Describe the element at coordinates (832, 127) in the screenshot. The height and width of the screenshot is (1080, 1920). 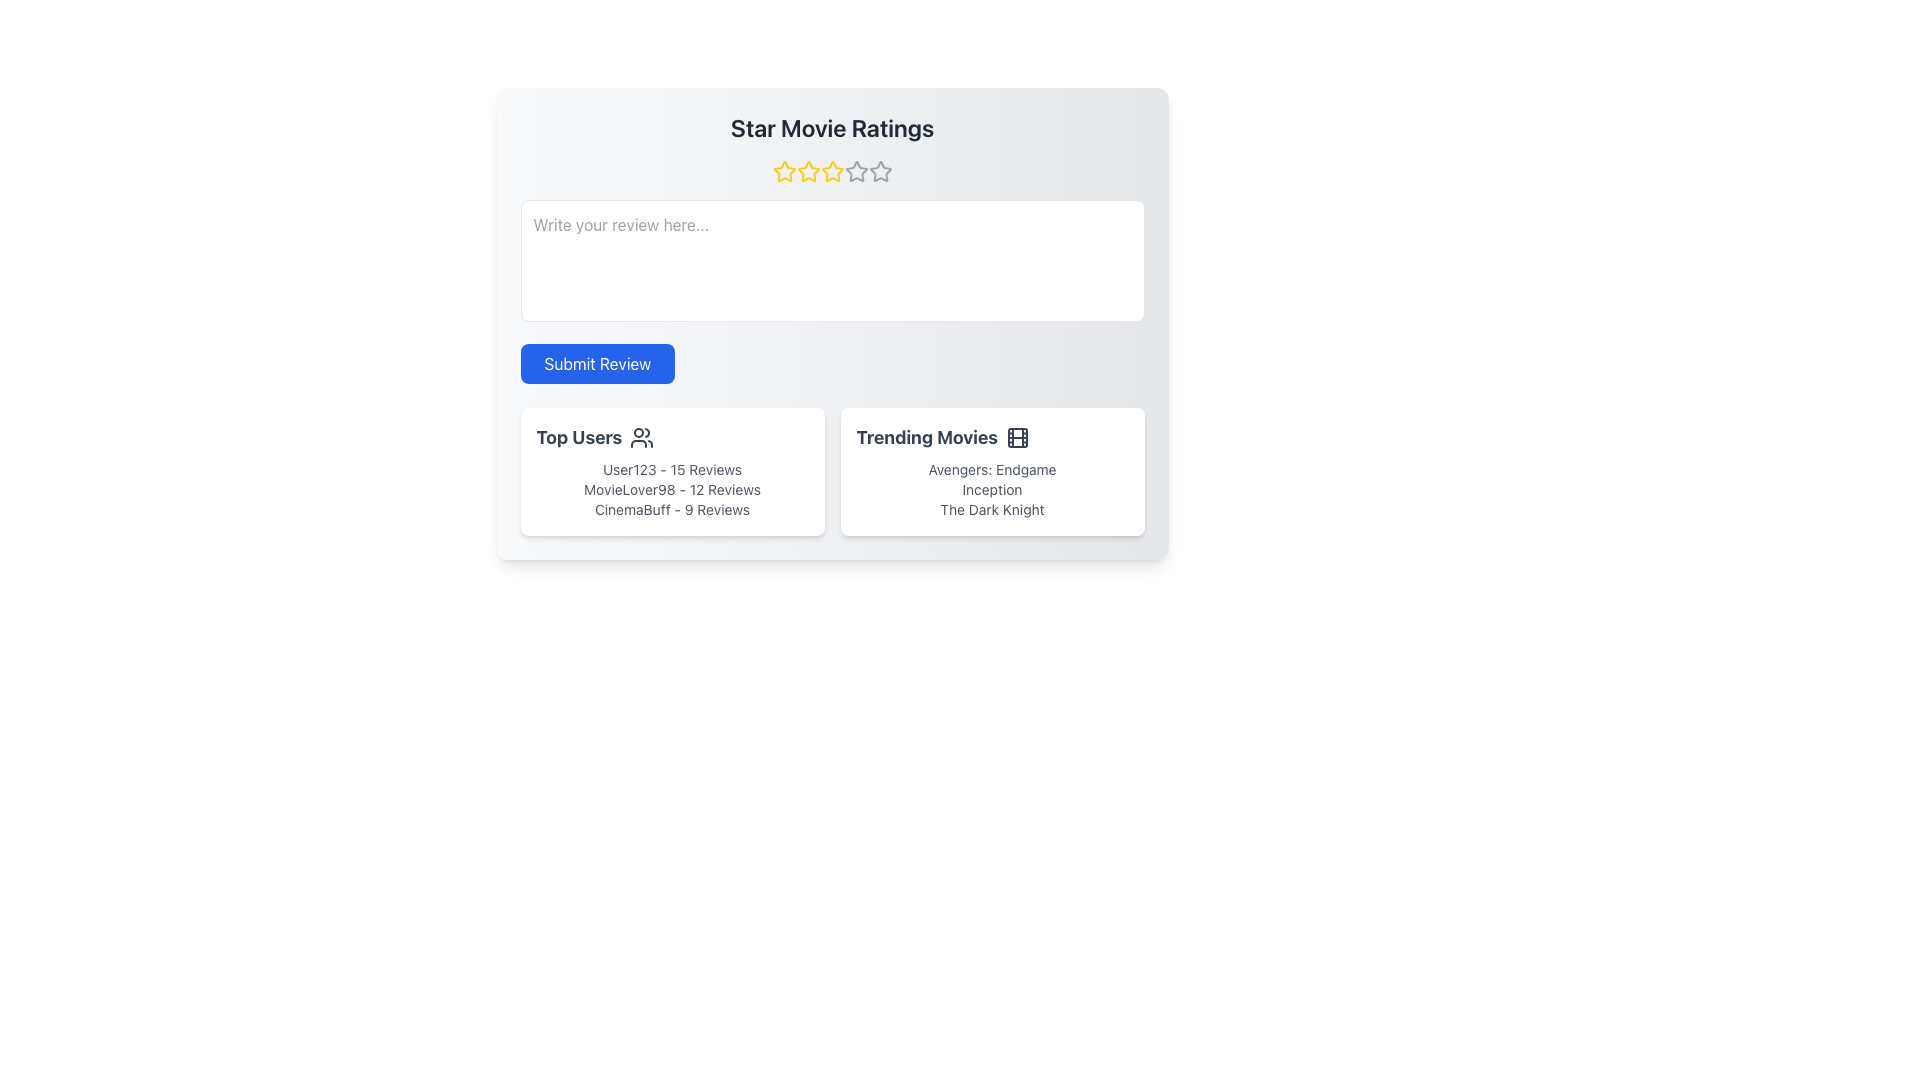
I see `text 'Star Movie Ratings' displayed prominently at the top of the section, styled in bold and dark gray font` at that location.